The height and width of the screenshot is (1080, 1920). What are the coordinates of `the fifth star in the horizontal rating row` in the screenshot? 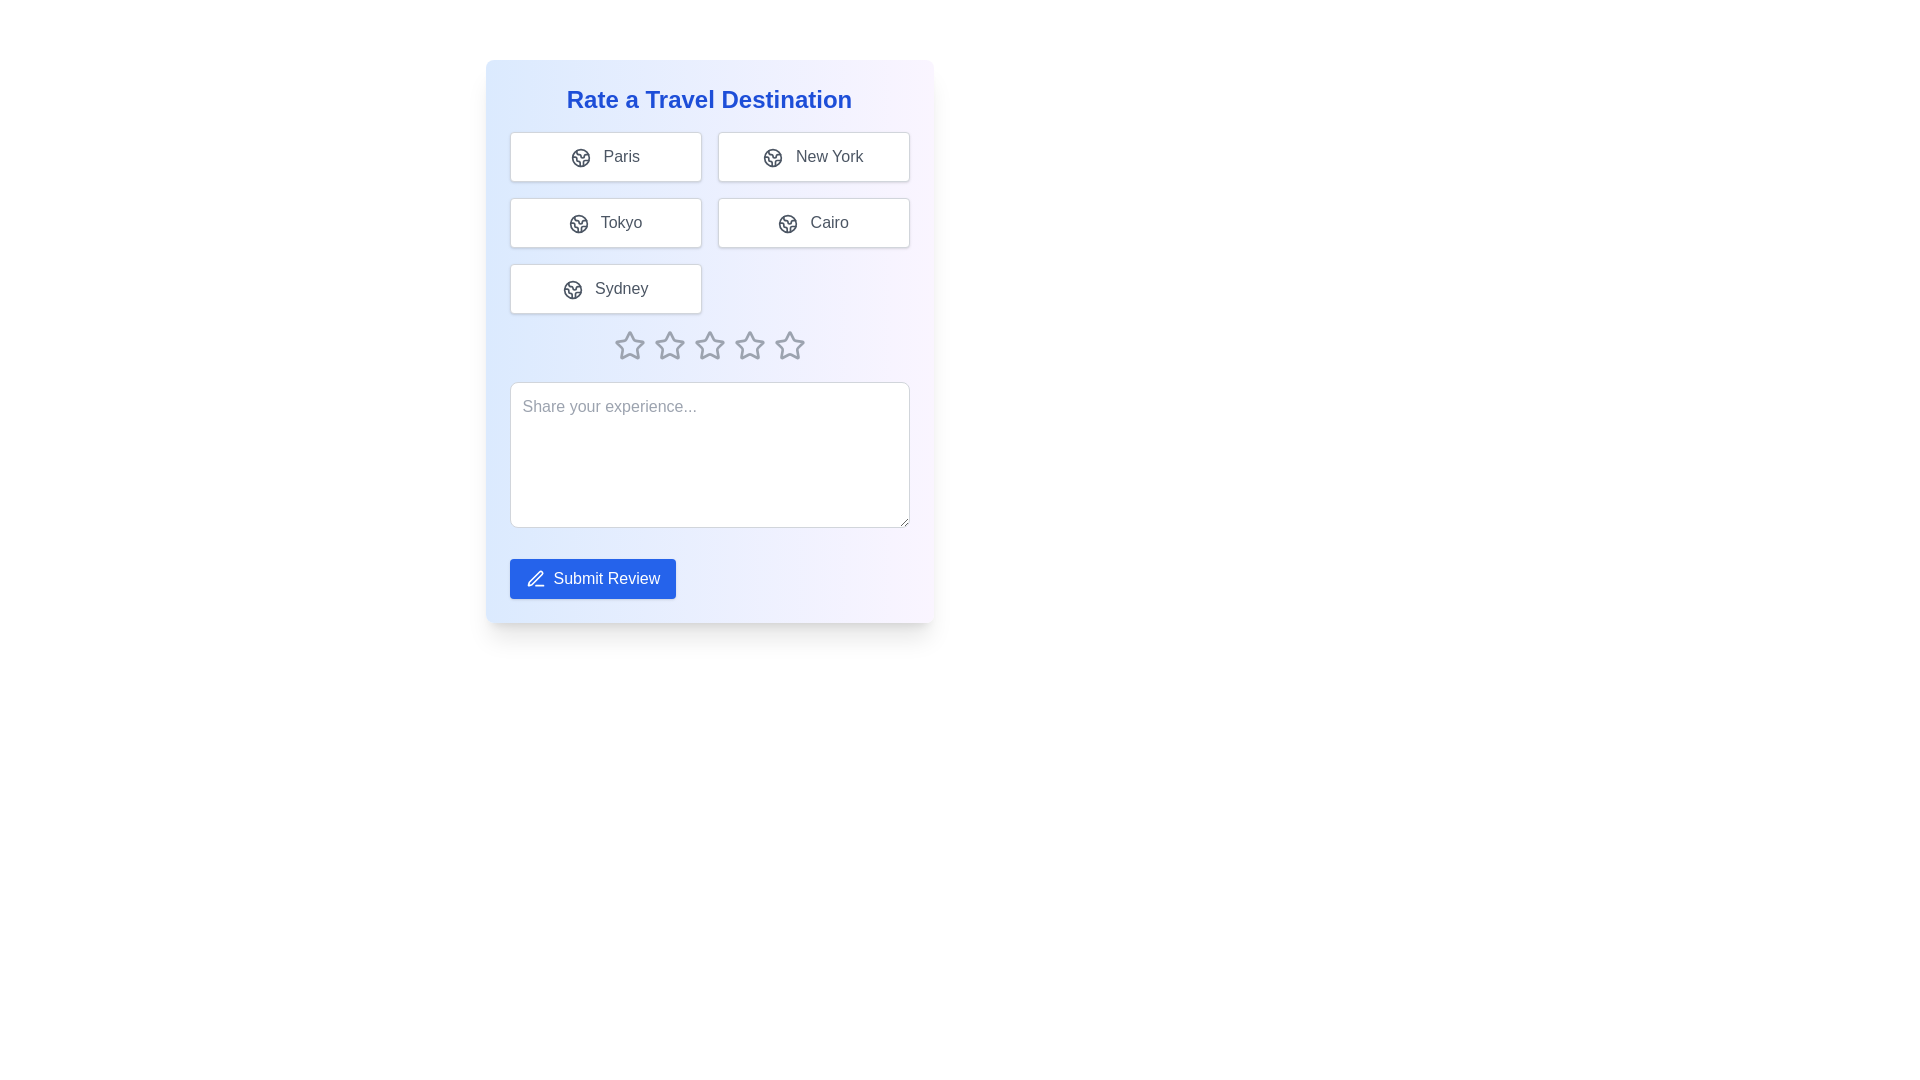 It's located at (748, 345).